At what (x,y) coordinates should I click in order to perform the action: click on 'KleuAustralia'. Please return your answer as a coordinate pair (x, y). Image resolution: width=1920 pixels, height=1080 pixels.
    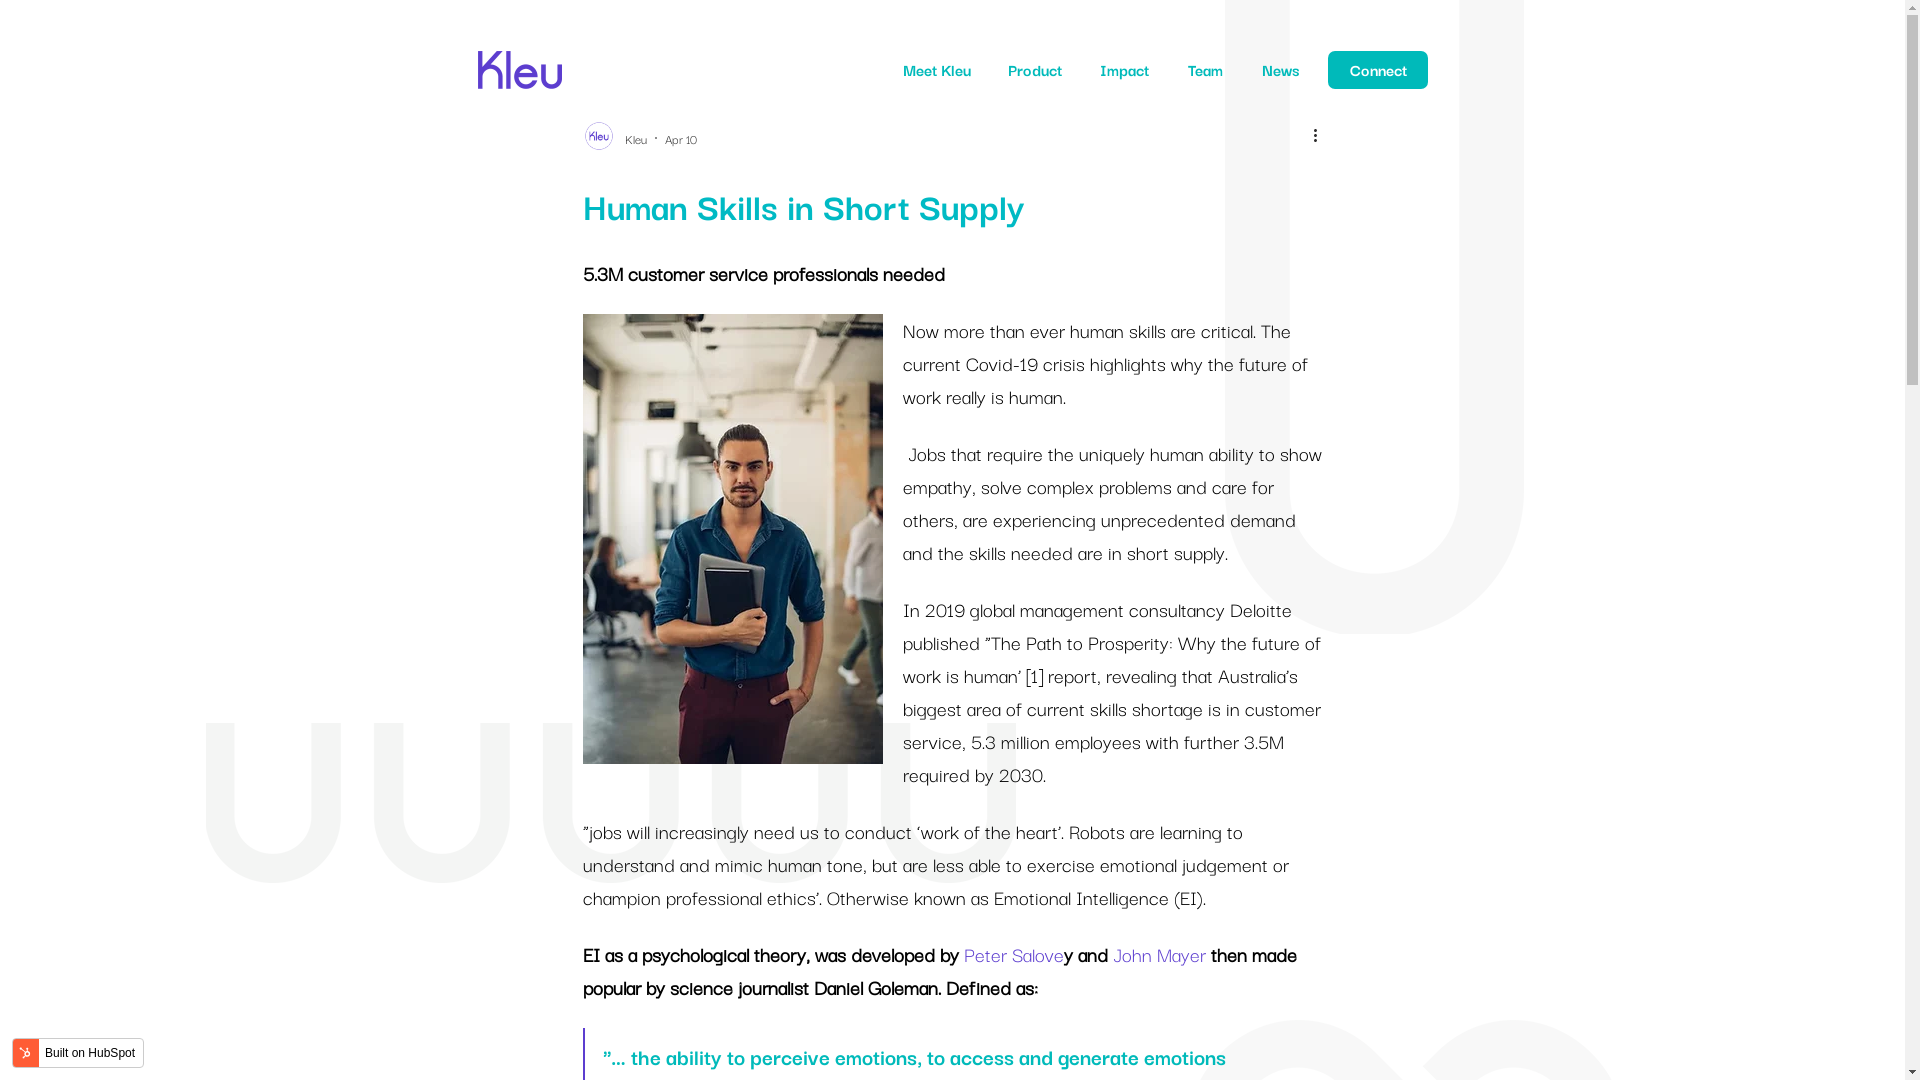
    Looking at the image, I should click on (477, 57).